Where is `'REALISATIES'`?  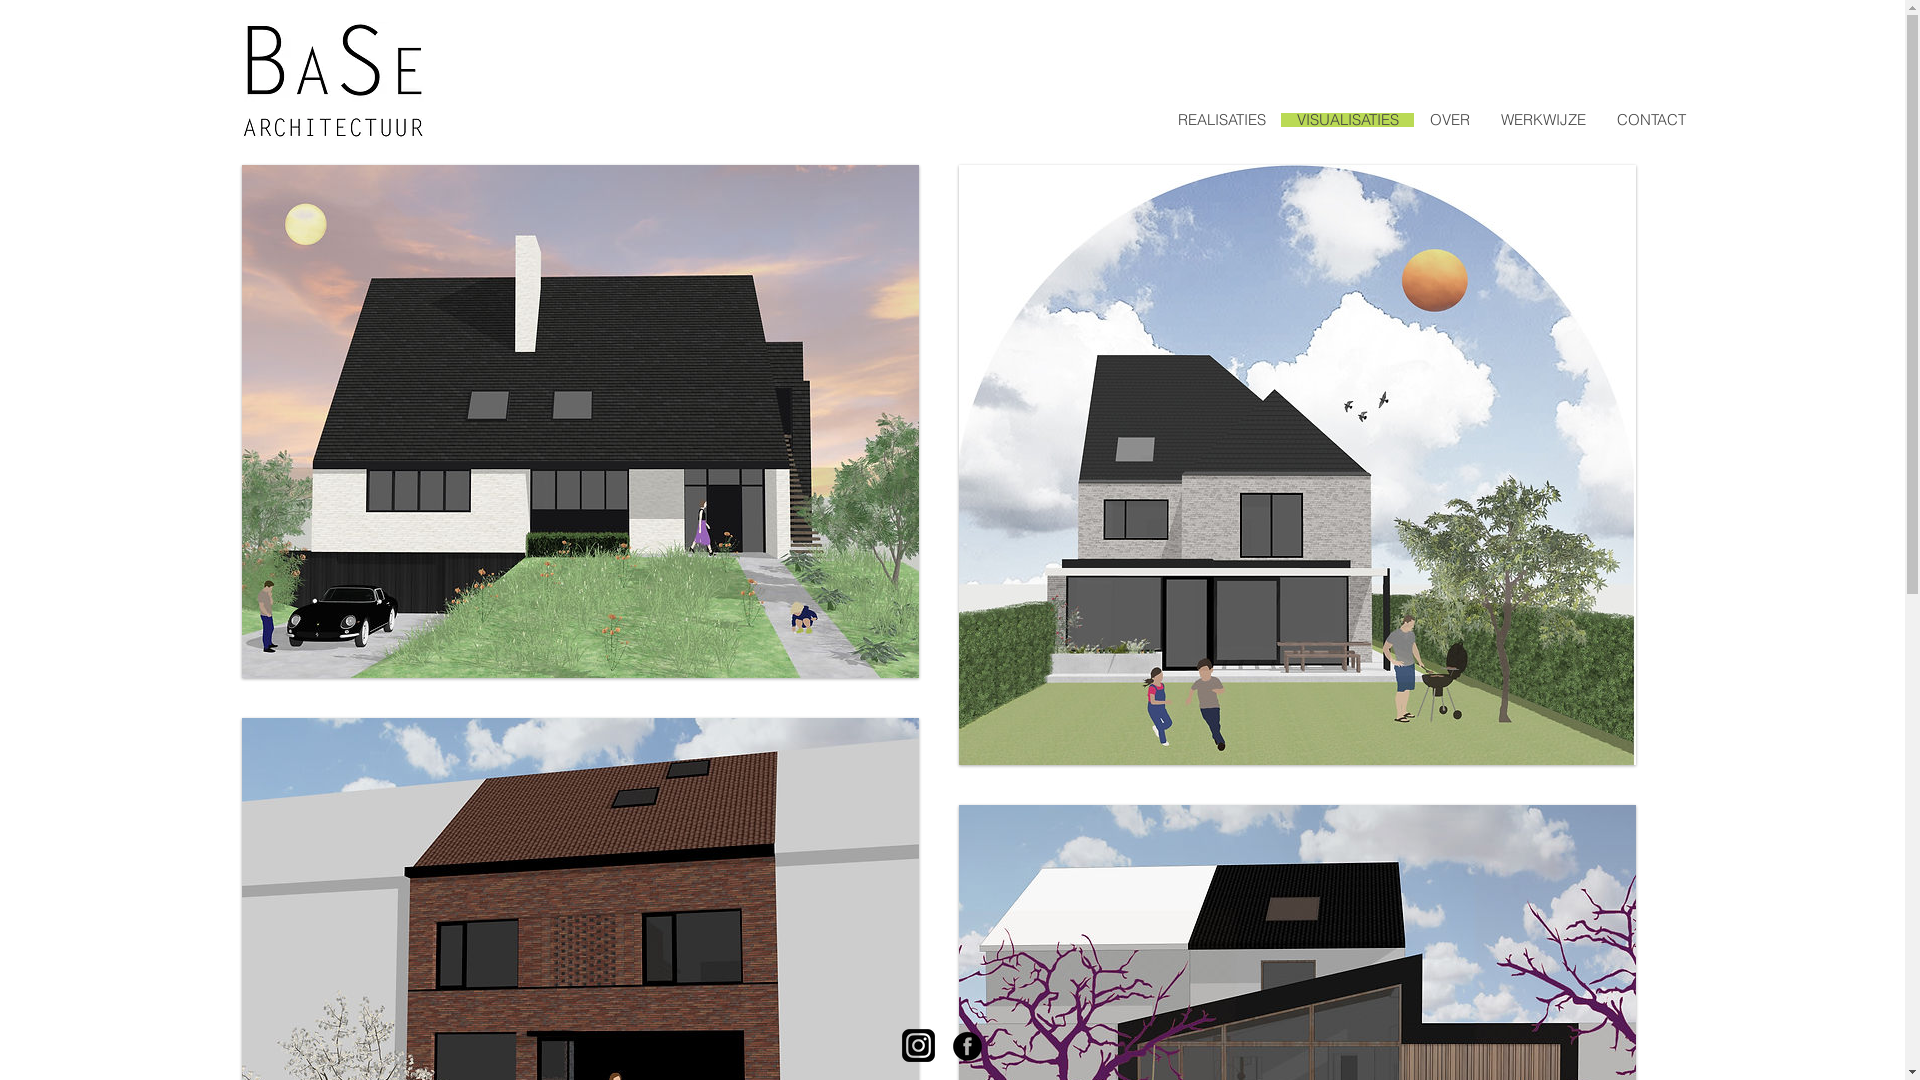 'REALISATIES' is located at coordinates (1161, 119).